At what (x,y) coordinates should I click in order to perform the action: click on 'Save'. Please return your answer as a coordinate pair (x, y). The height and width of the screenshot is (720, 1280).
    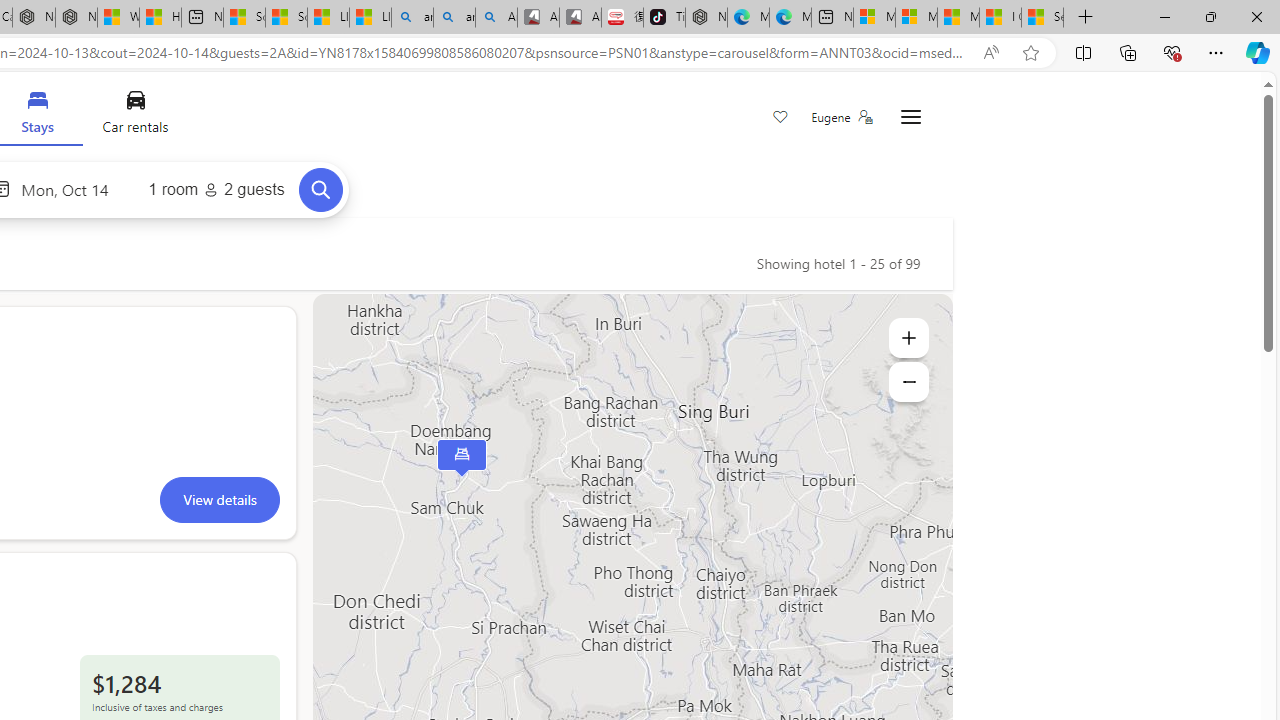
    Looking at the image, I should click on (779, 118).